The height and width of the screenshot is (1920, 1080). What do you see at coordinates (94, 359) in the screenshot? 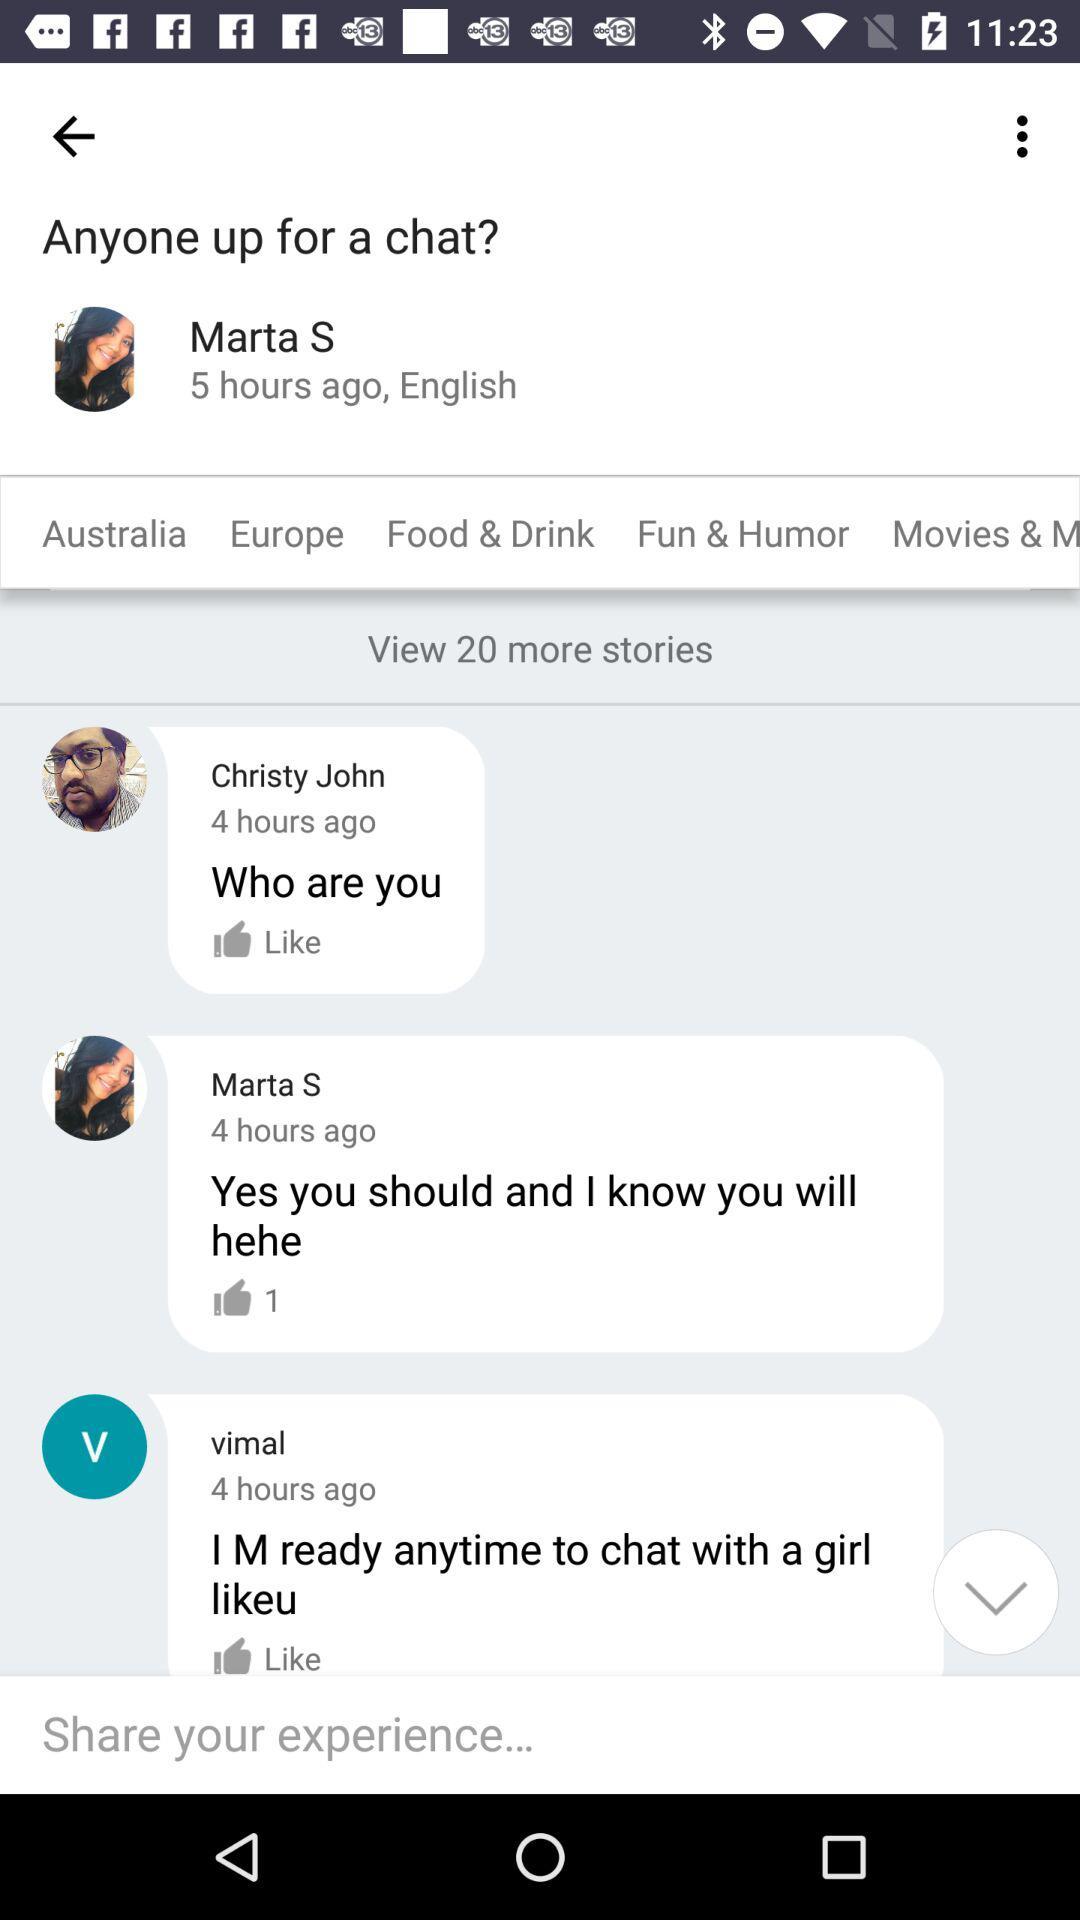
I see `open profile` at bounding box center [94, 359].